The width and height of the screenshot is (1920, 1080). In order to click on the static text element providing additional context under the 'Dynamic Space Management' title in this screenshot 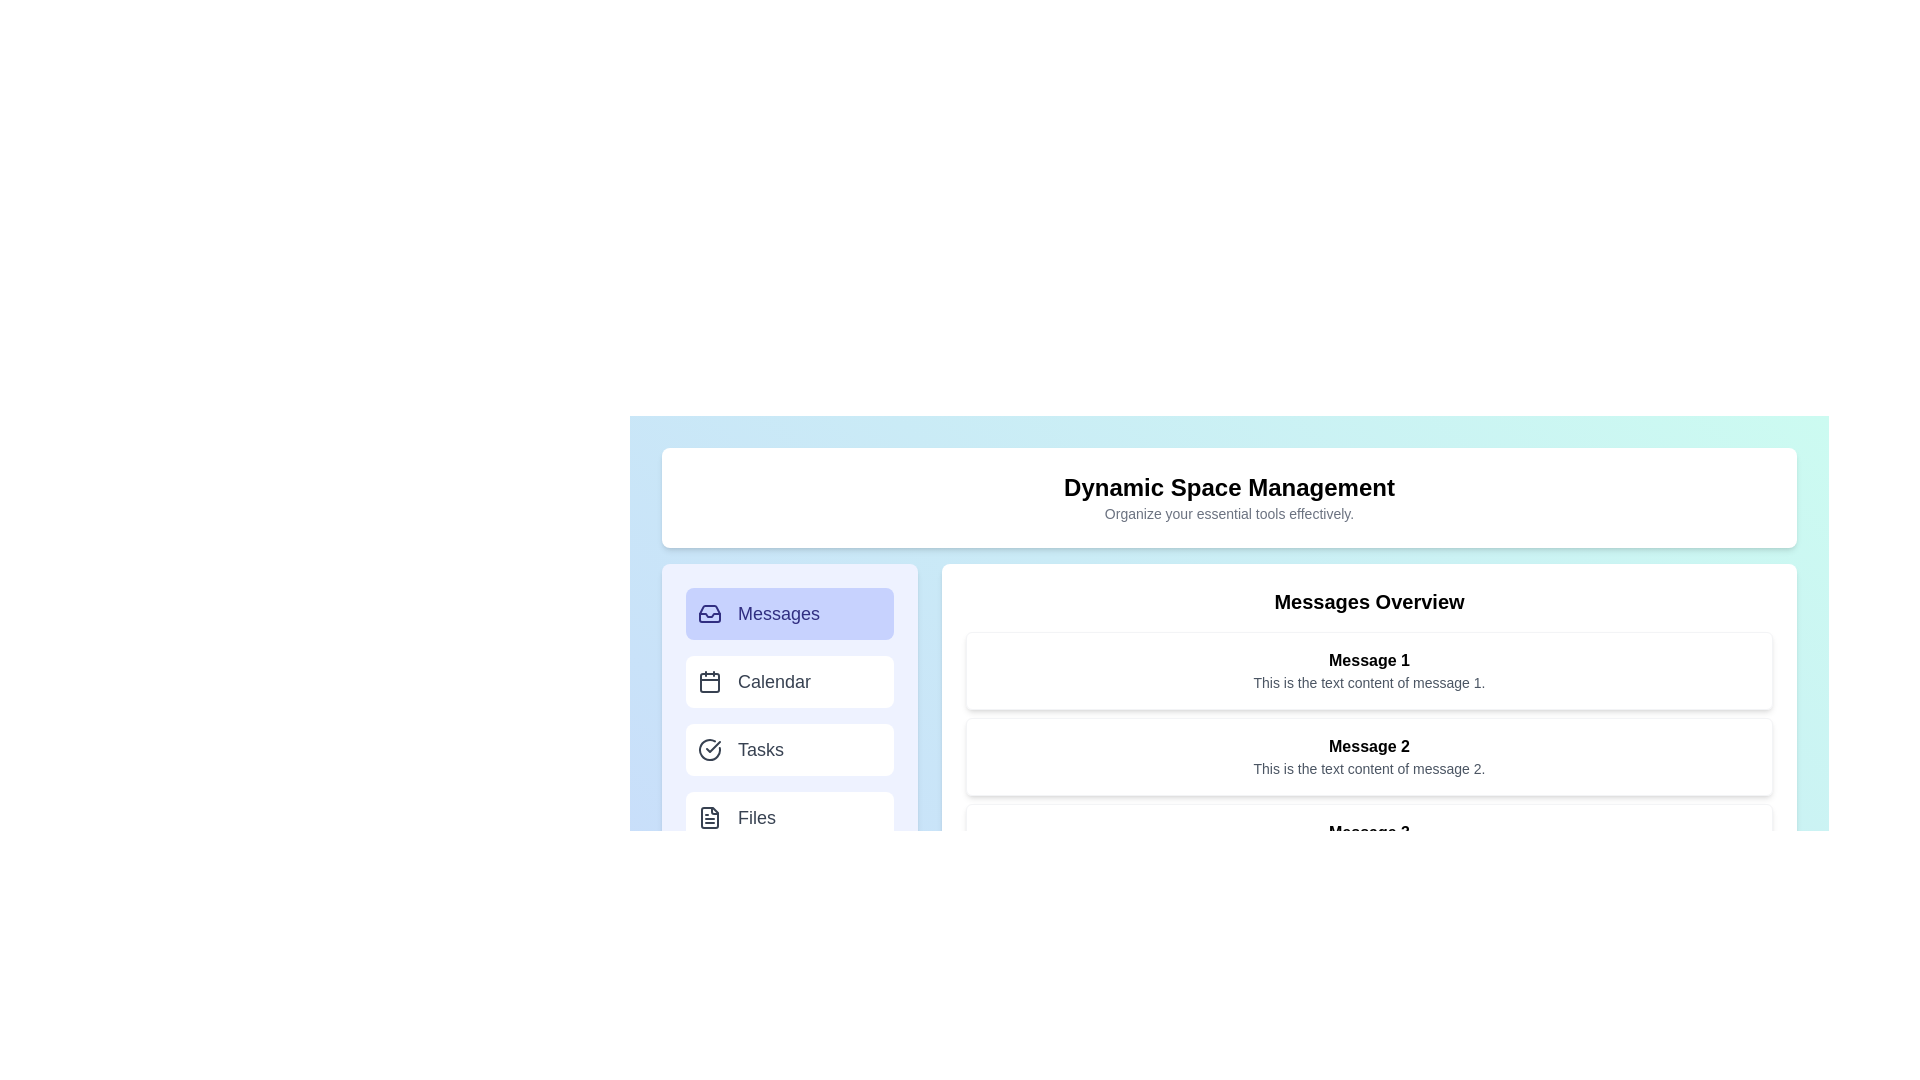, I will do `click(1228, 512)`.